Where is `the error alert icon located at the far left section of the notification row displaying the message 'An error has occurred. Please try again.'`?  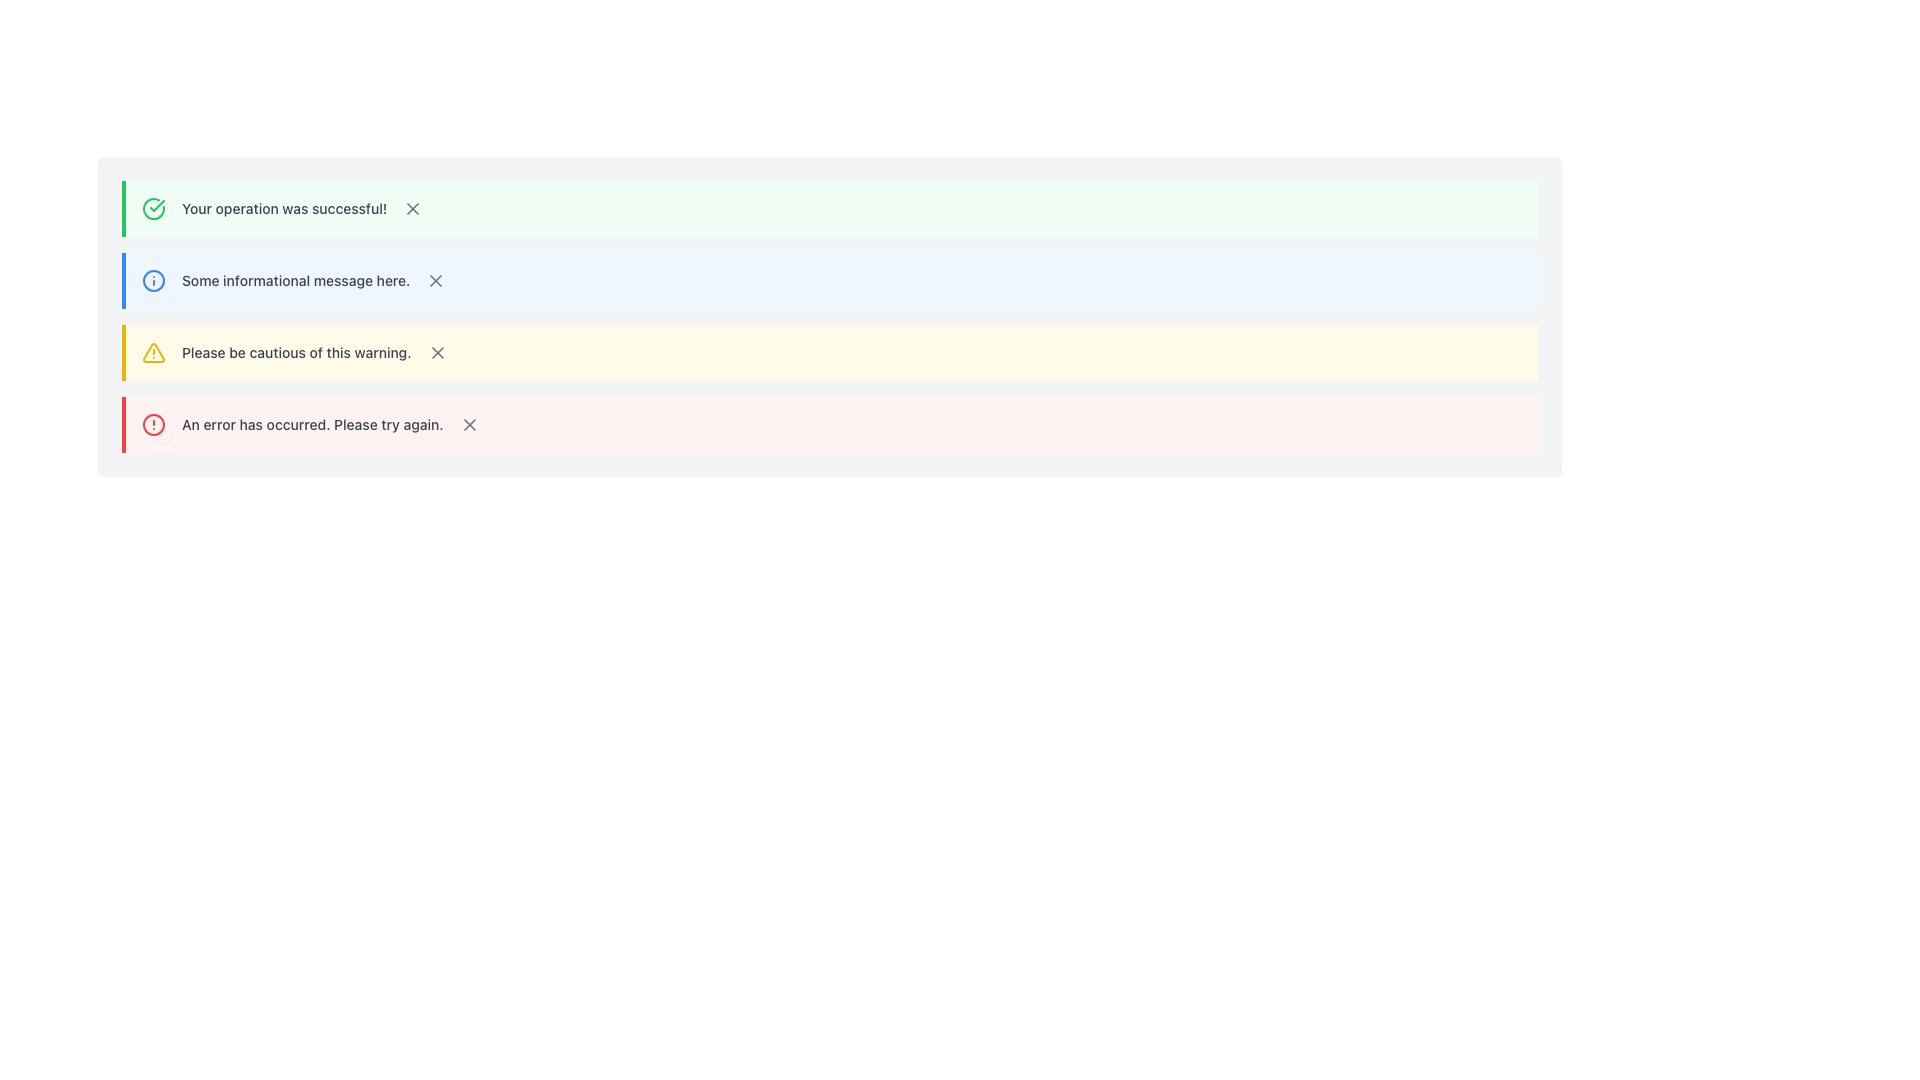 the error alert icon located at the far left section of the notification row displaying the message 'An error has occurred. Please try again.' is located at coordinates (152, 423).